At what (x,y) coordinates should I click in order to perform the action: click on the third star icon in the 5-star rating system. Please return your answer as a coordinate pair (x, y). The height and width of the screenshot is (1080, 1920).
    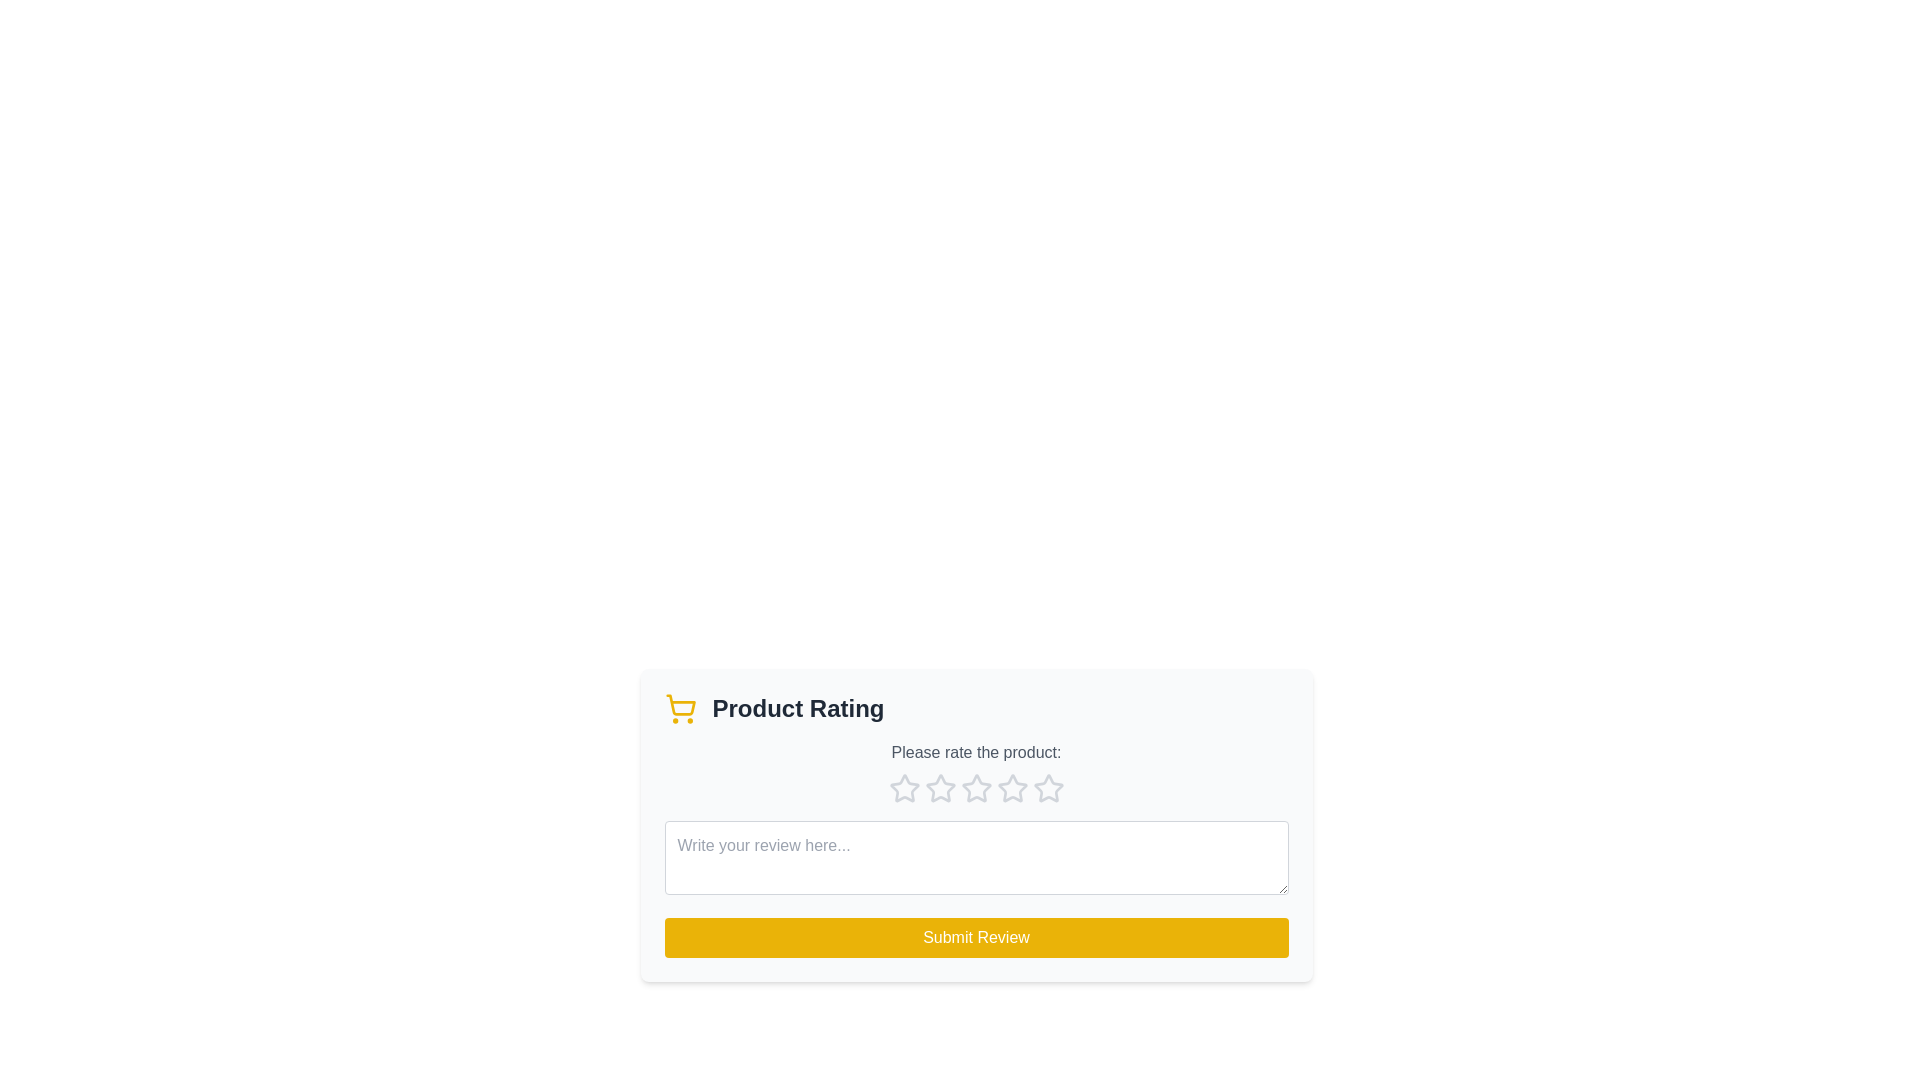
    Looking at the image, I should click on (939, 788).